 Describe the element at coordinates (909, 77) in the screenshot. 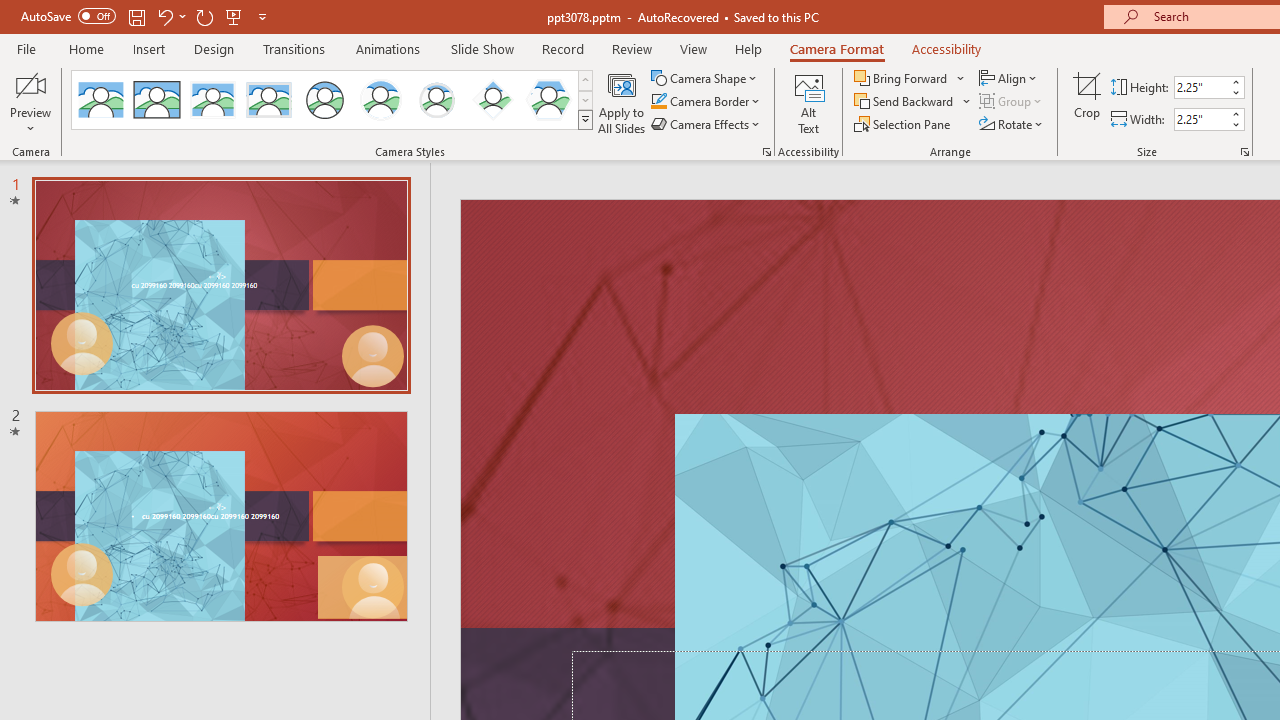

I see `'Bring Forward'` at that location.